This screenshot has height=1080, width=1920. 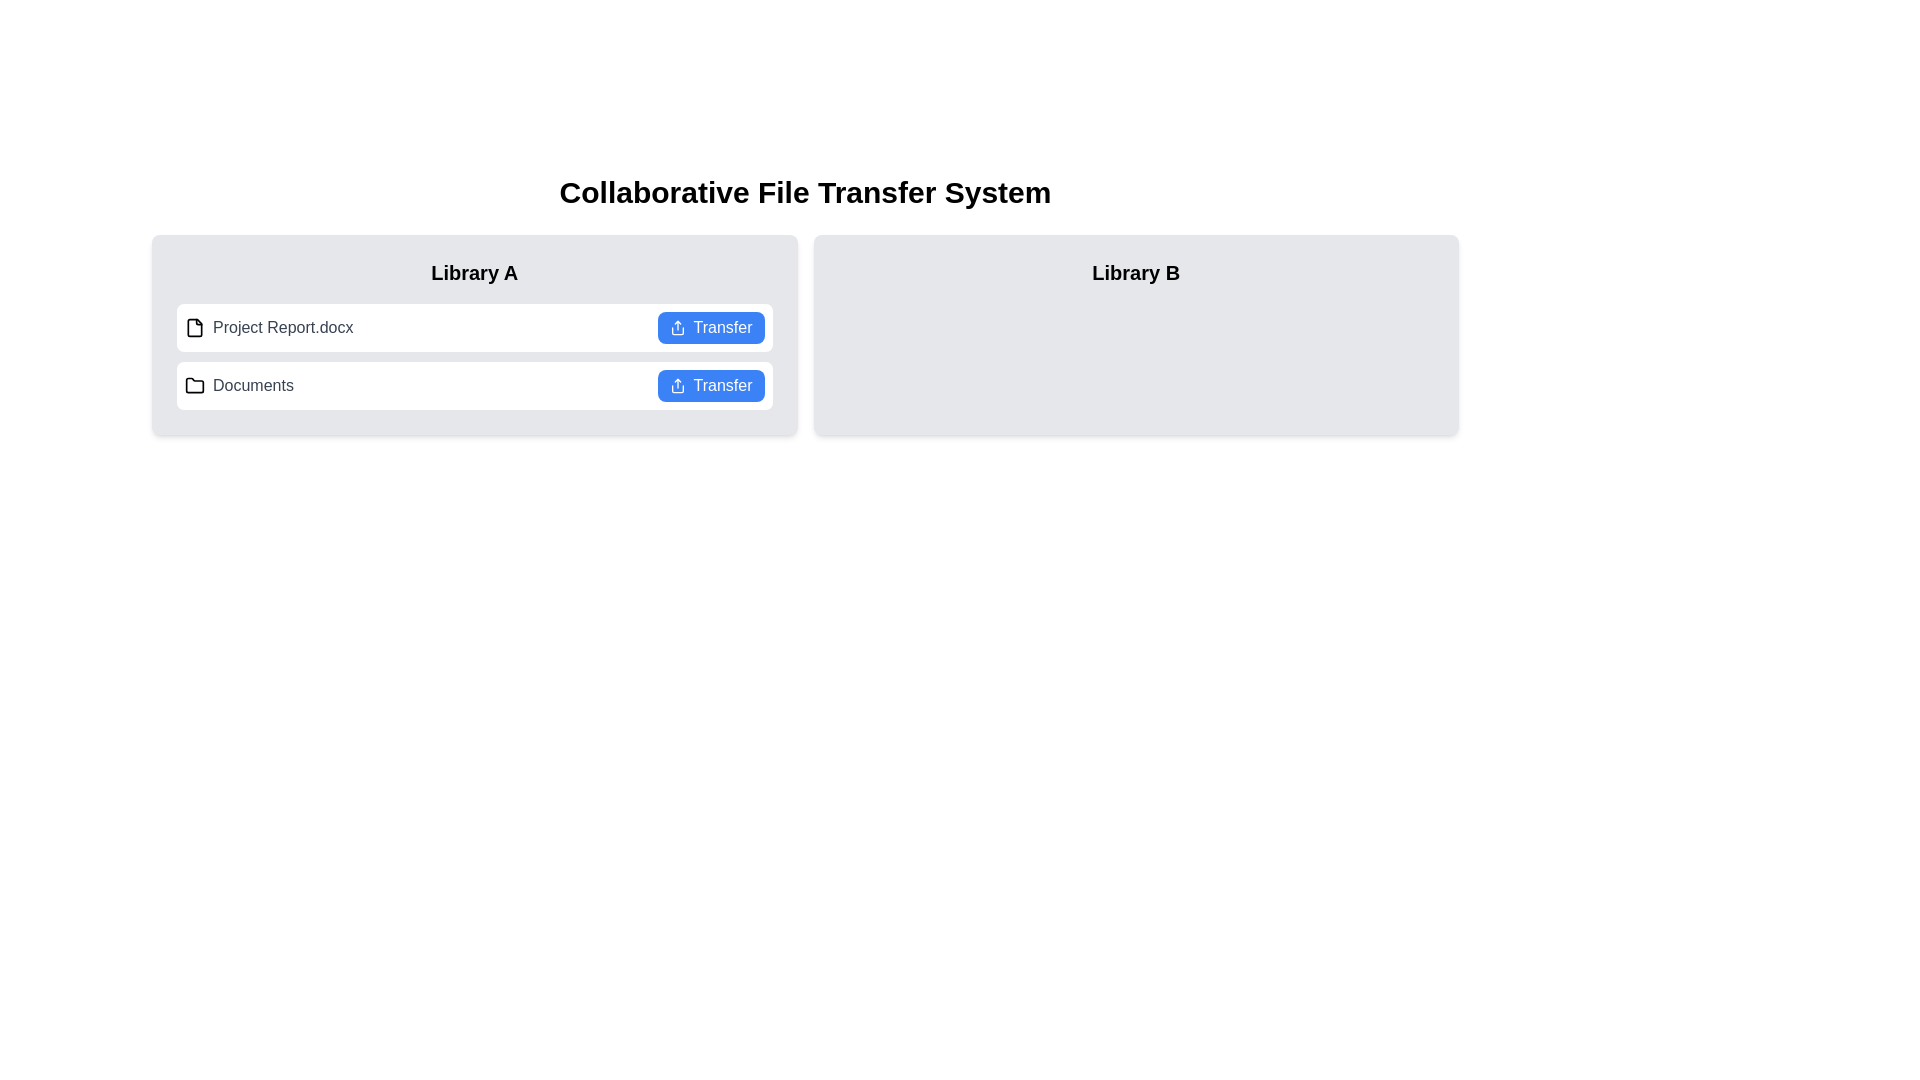 I want to click on the folder icon associated with the 'Documents' file item under 'Library A', so click(x=195, y=385).